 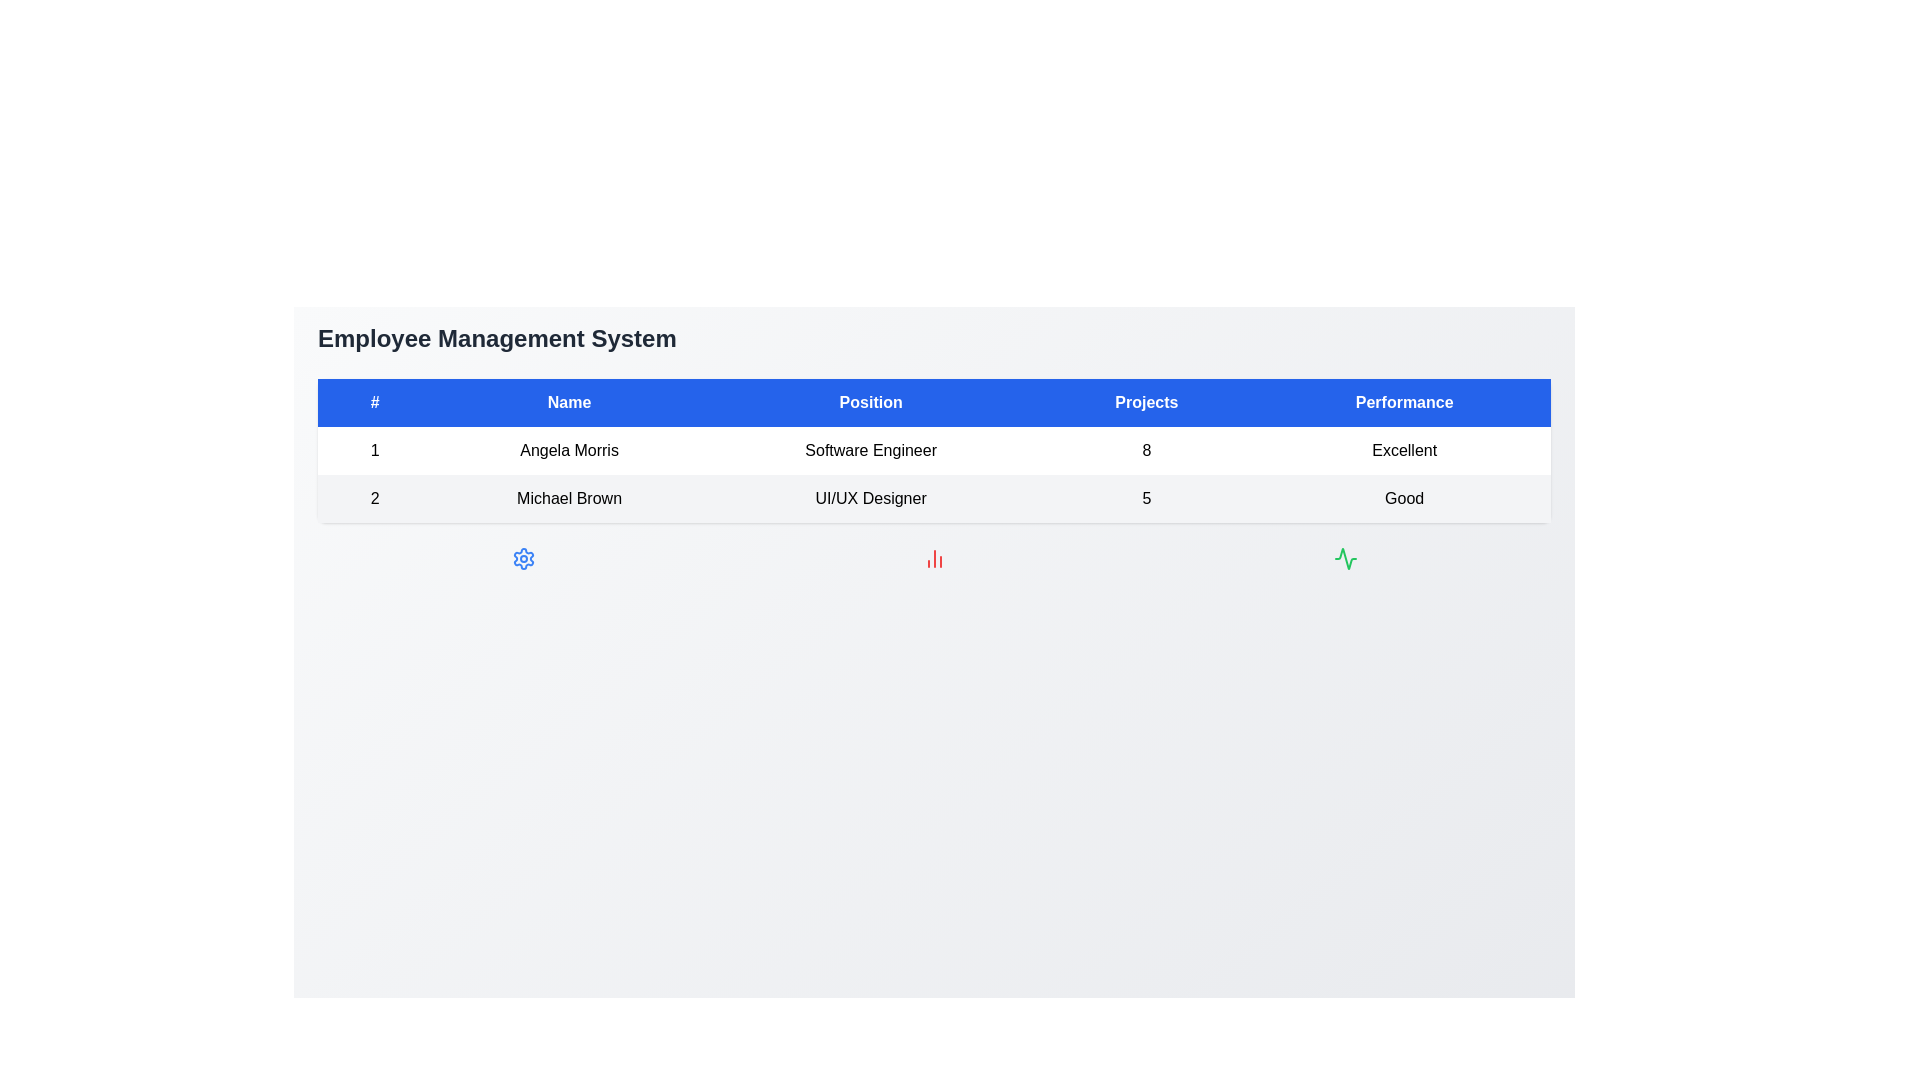 I want to click on the leftmost gear icon button, which is styled in blue and represents settings or configuration options, so click(x=523, y=559).